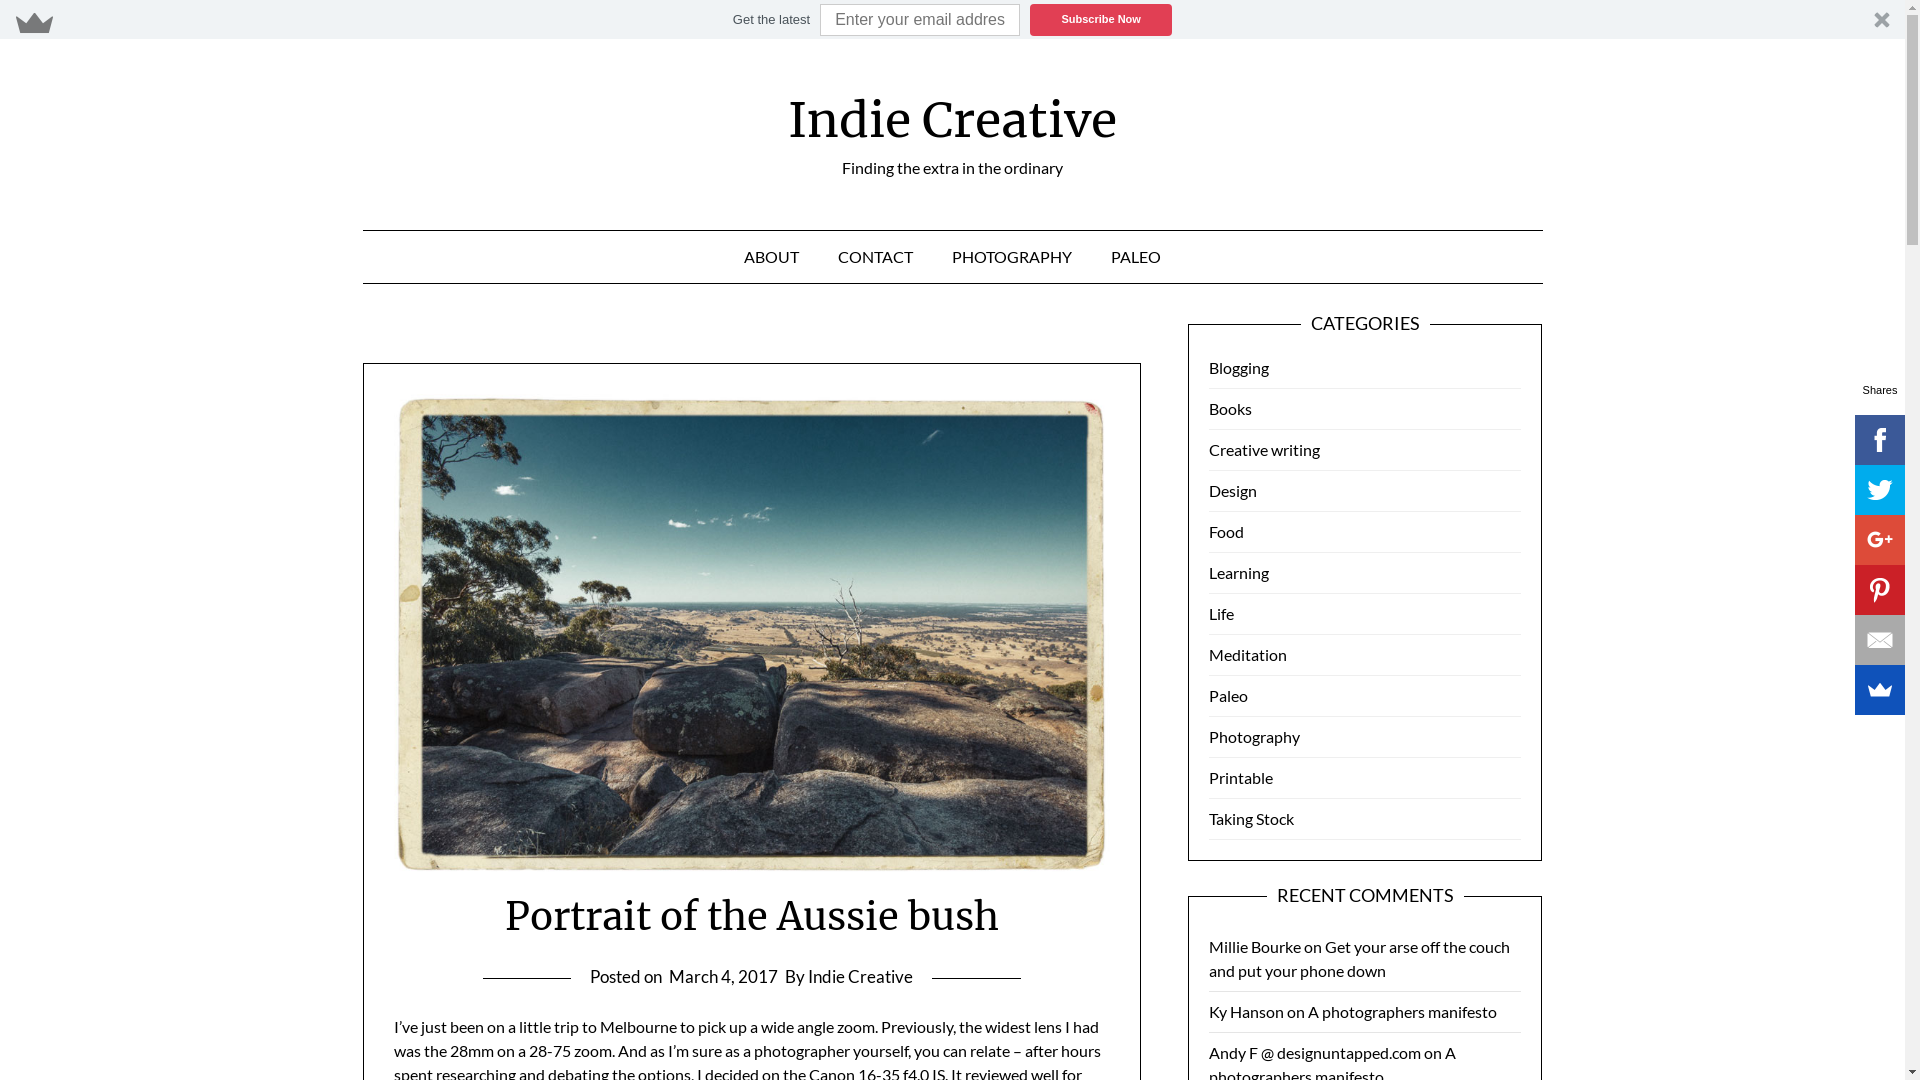  I want to click on 'Twitter', so click(1853, 489).